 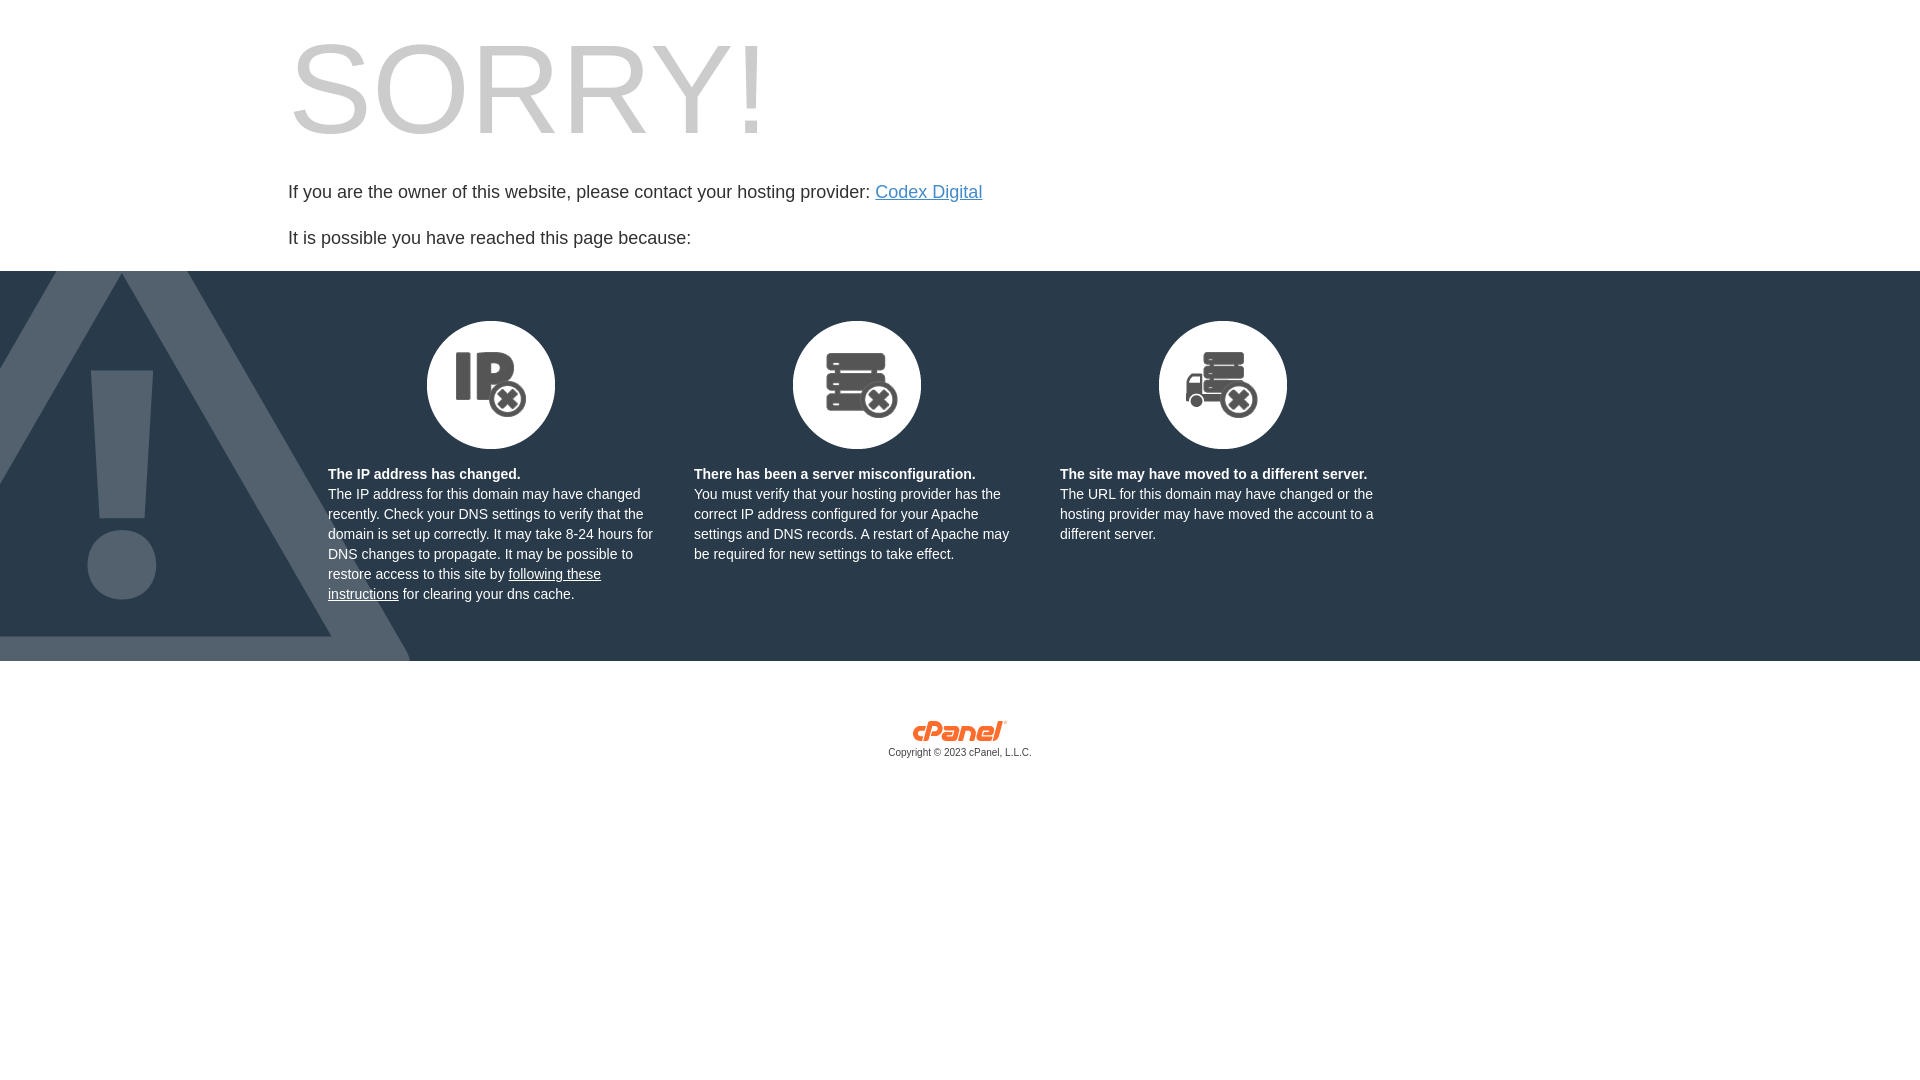 I want to click on 'Codex Digital', so click(x=927, y=192).